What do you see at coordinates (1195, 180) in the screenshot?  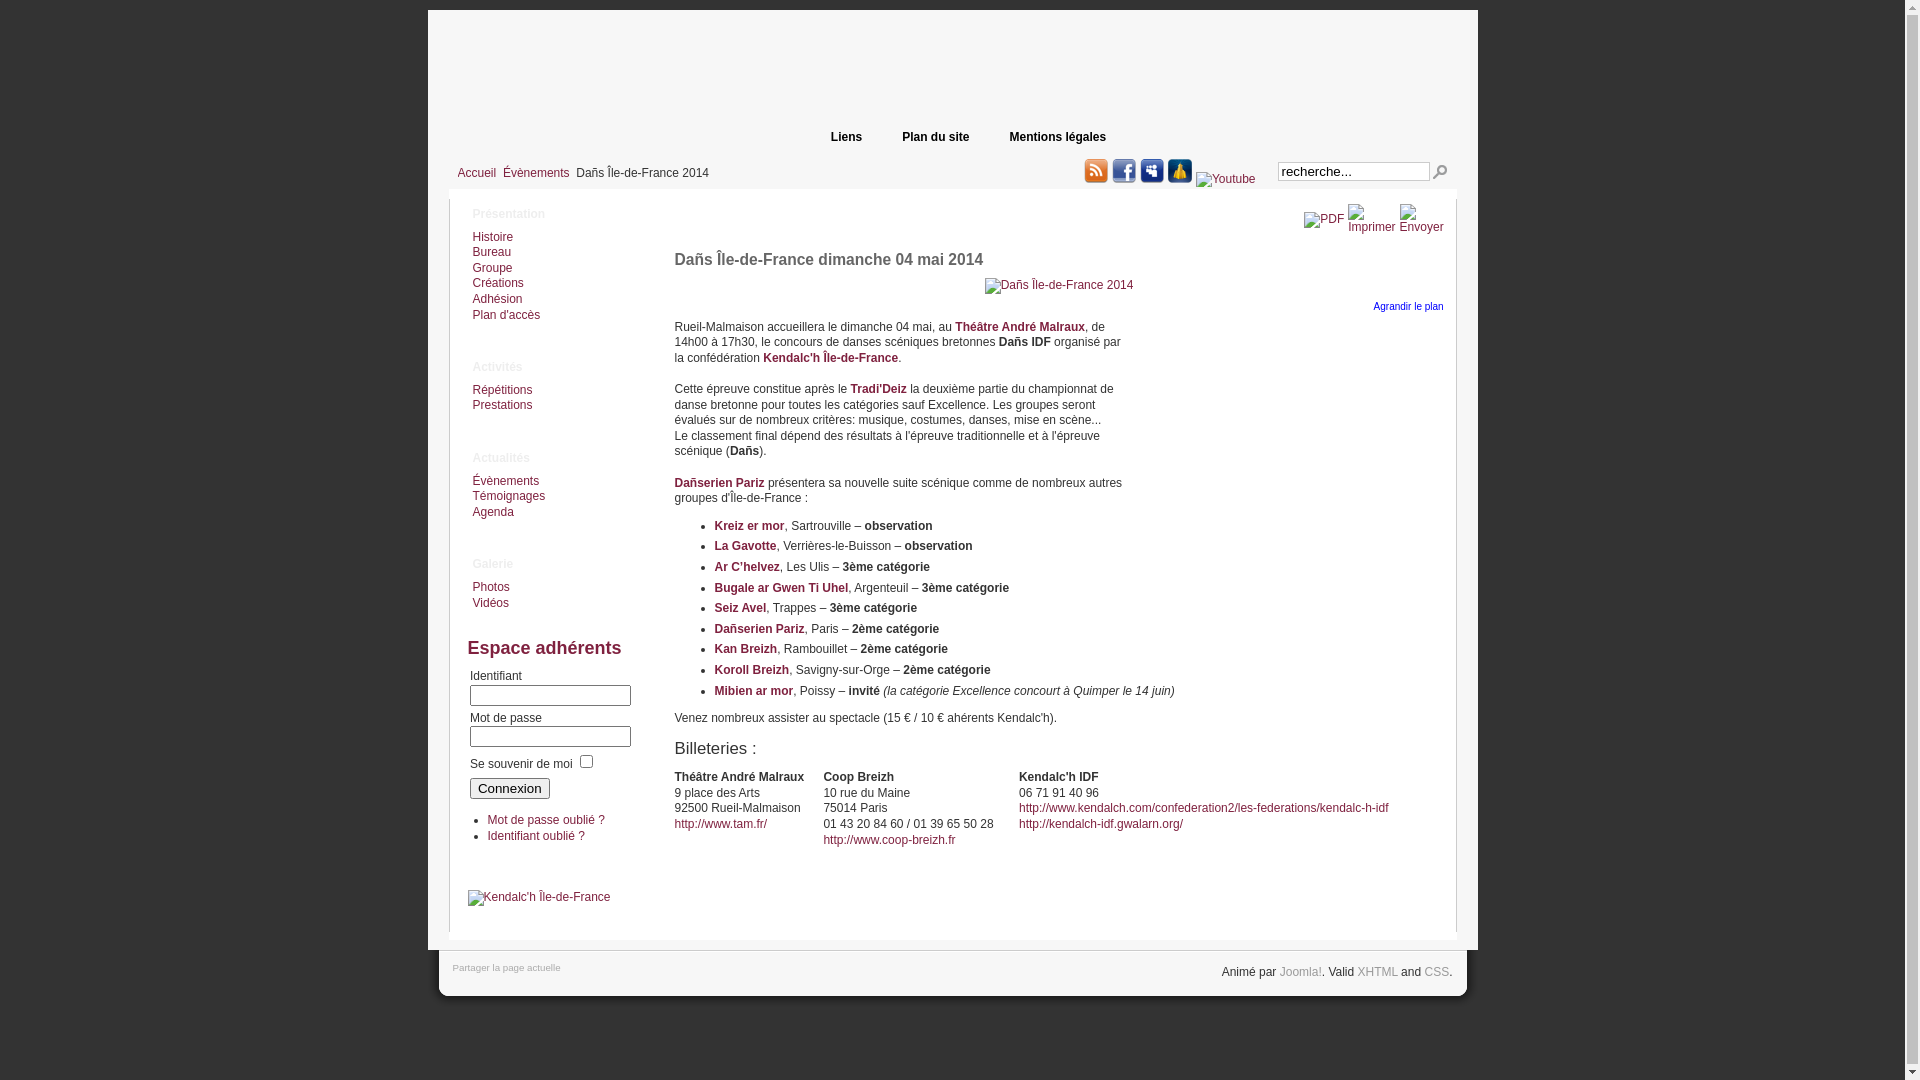 I see `'Suivez-nous sur Youtube'` at bounding box center [1195, 180].